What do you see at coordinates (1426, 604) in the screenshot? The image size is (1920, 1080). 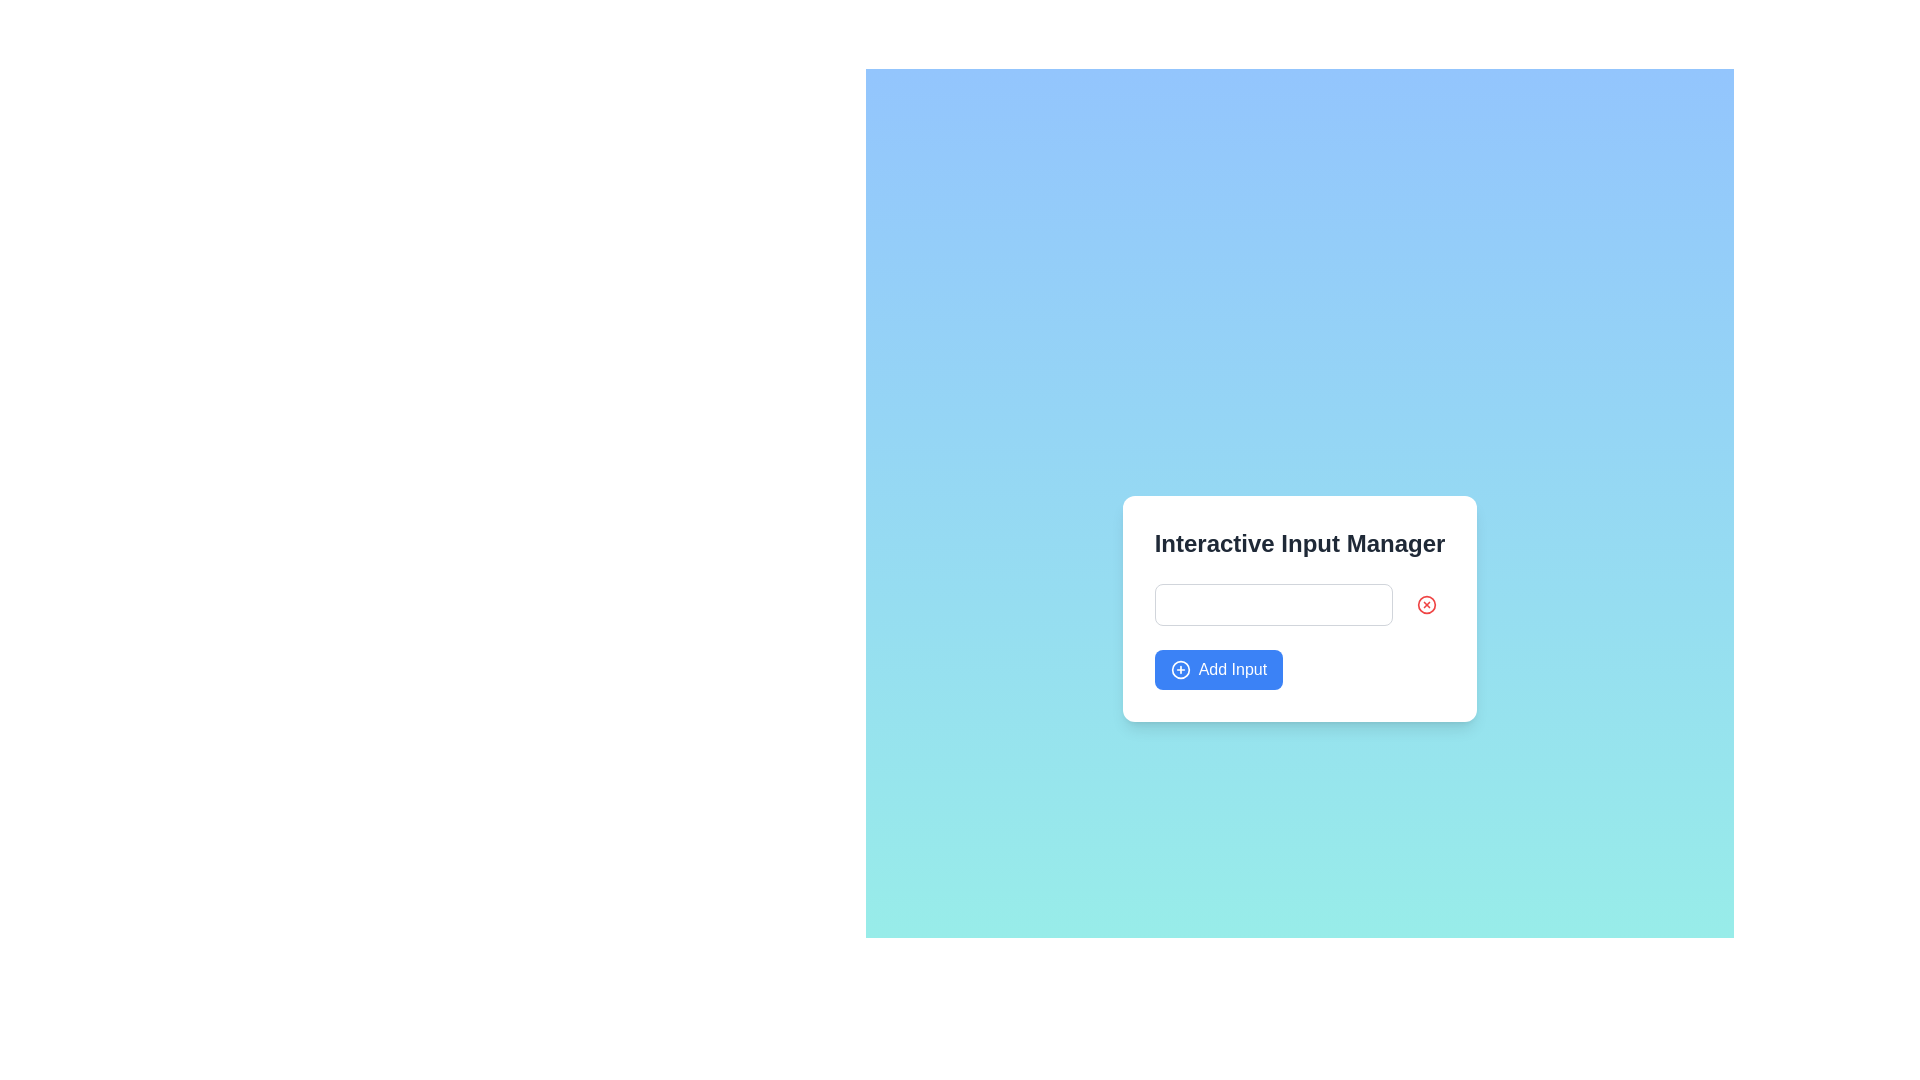 I see `the red 'clear' or 'cancel' icon located to the right of the 'Interactive Input Manager' input box` at bounding box center [1426, 604].